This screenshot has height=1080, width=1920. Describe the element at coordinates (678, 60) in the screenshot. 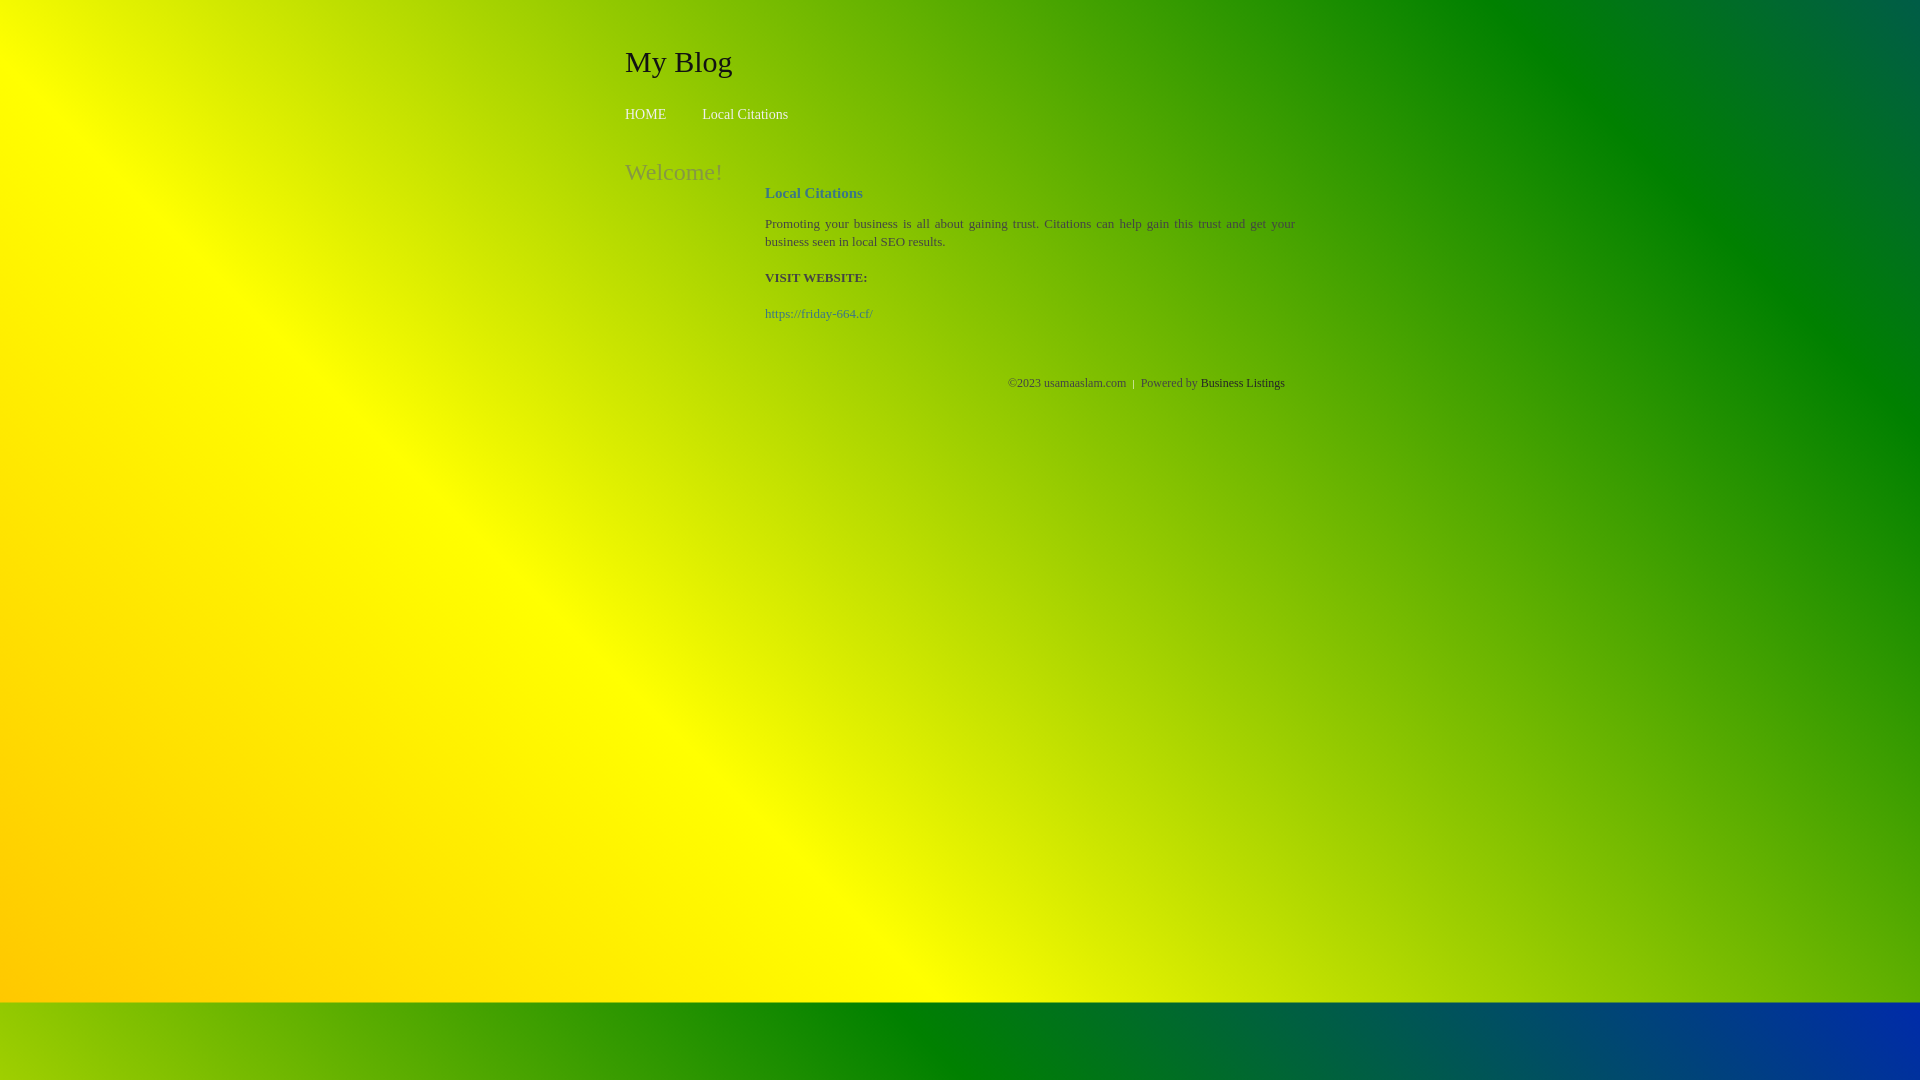

I see `'My Blog'` at that location.